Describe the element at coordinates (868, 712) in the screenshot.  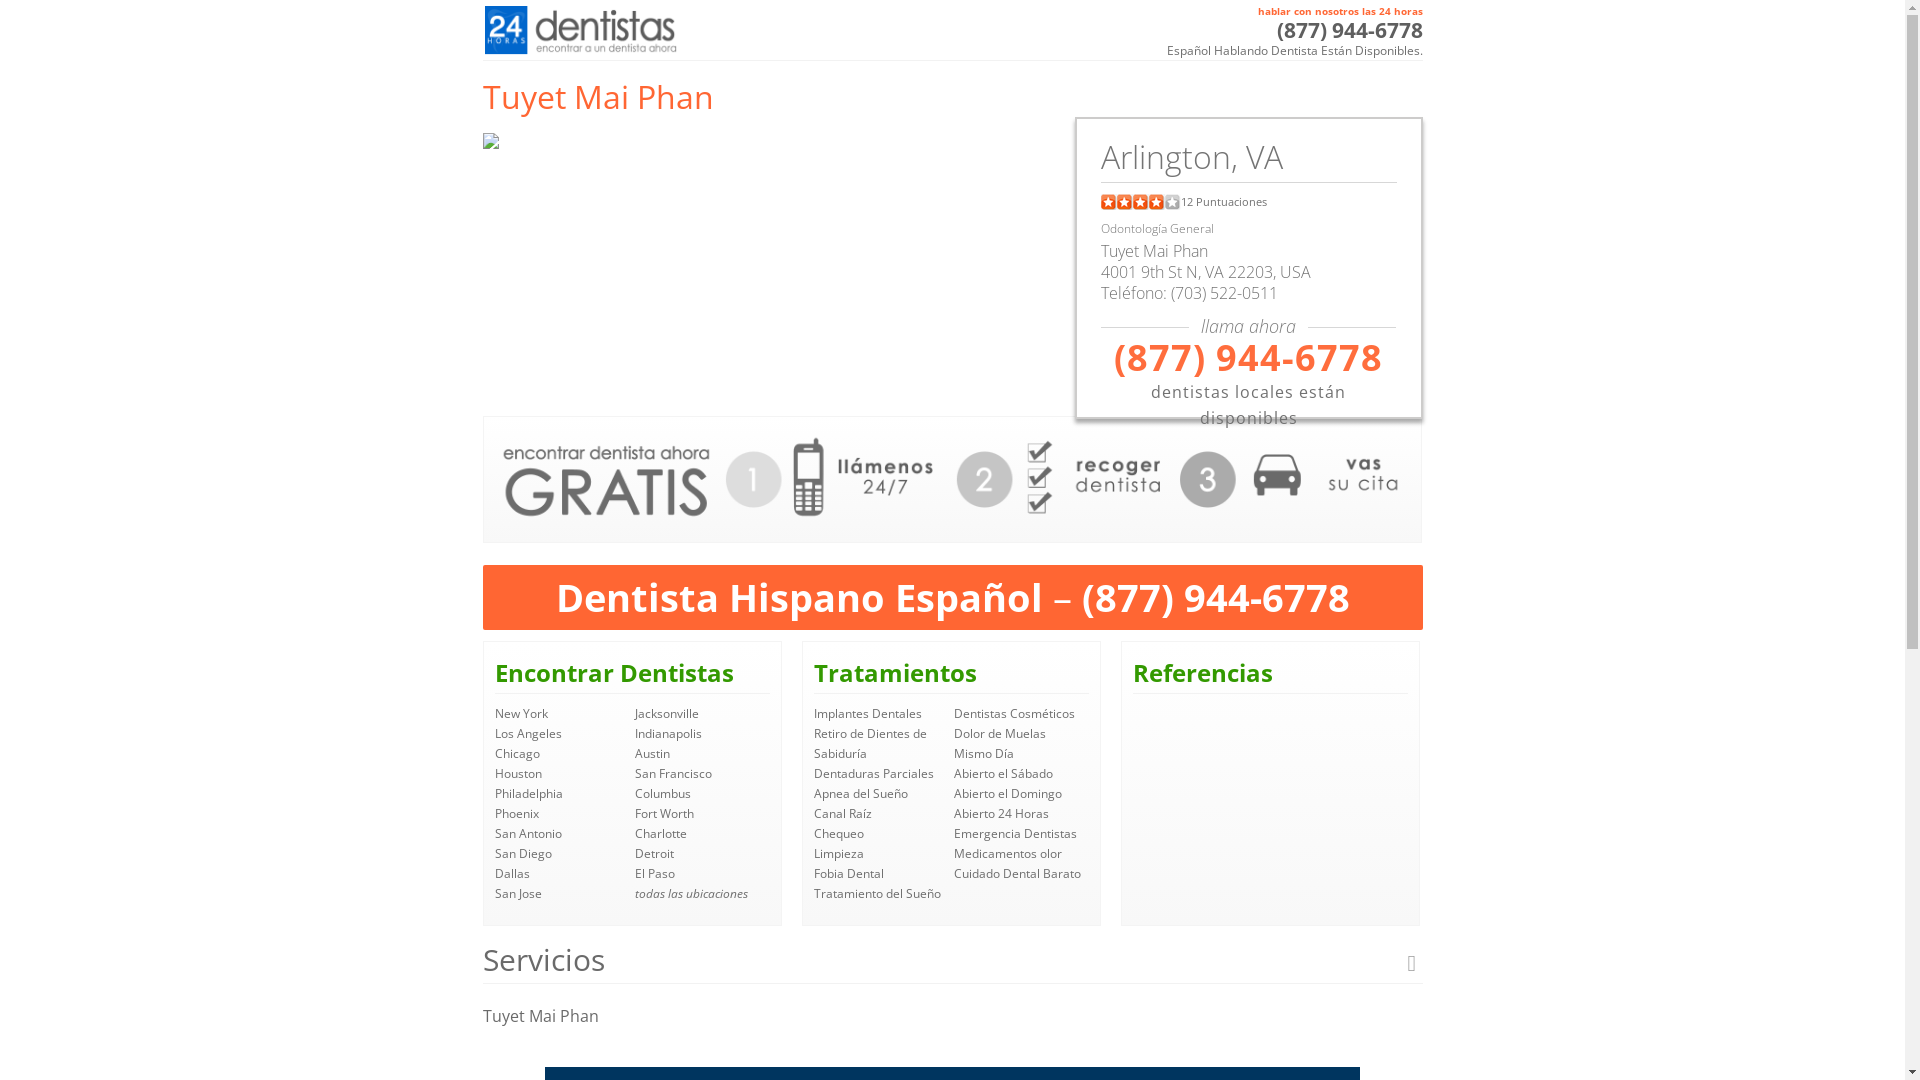
I see `'Implantes Dentales'` at that location.